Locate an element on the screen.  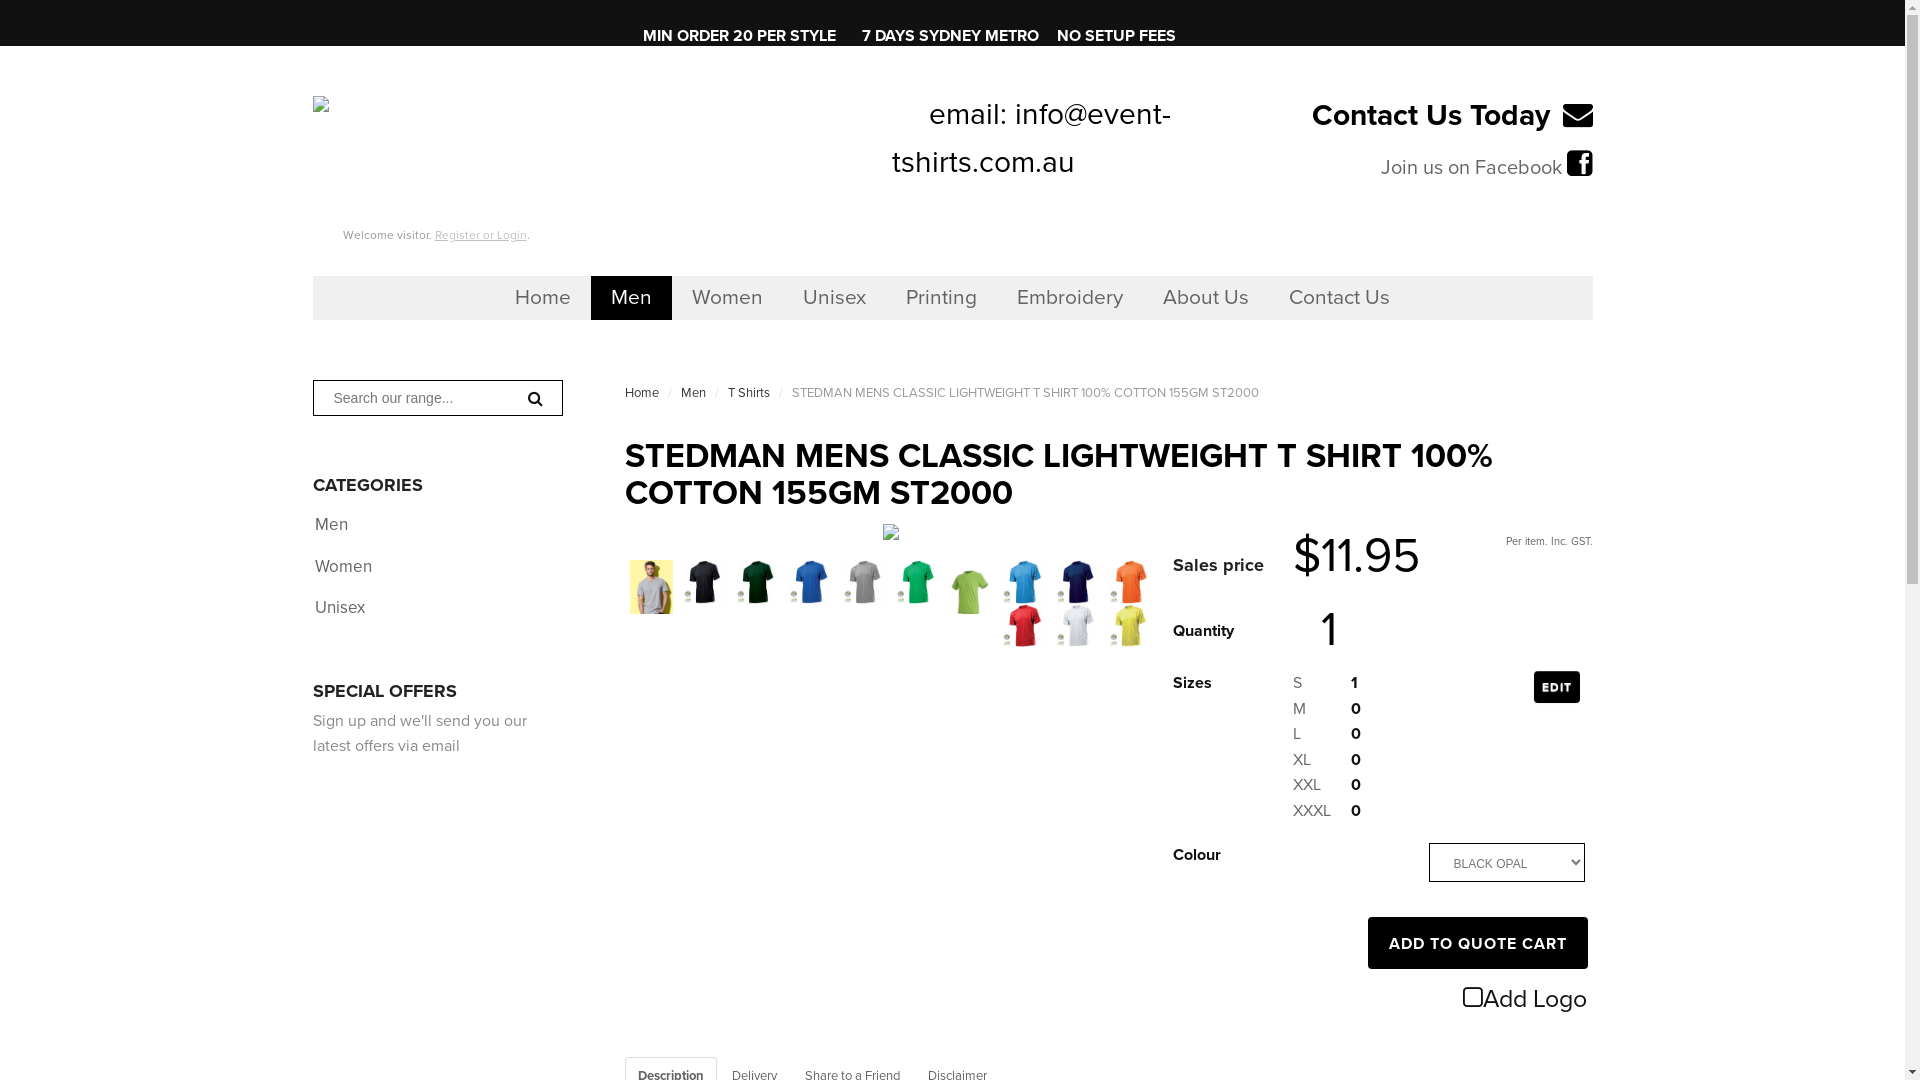
'LIGHT BLUE' is located at coordinates (1023, 581).